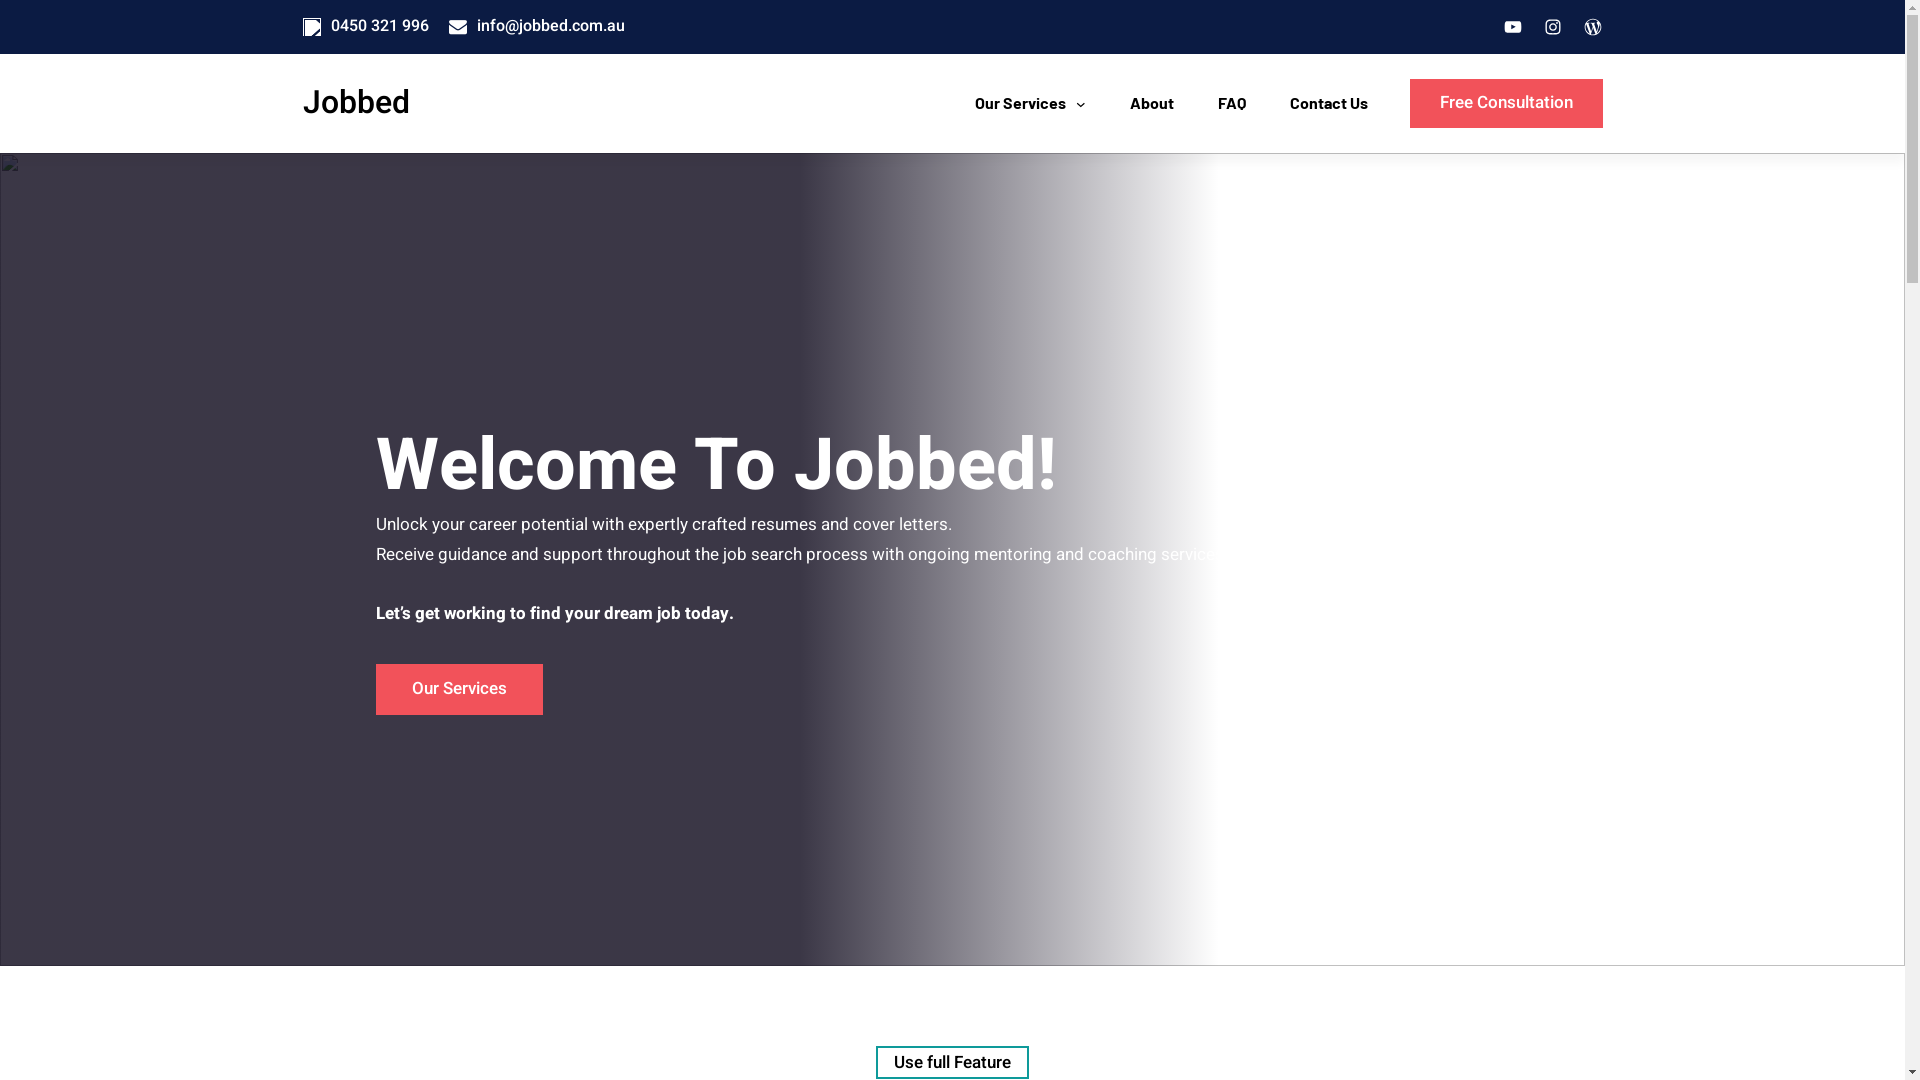 The image size is (1920, 1080). Describe the element at coordinates (1280, 103) in the screenshot. I see `'Contact Us'` at that location.